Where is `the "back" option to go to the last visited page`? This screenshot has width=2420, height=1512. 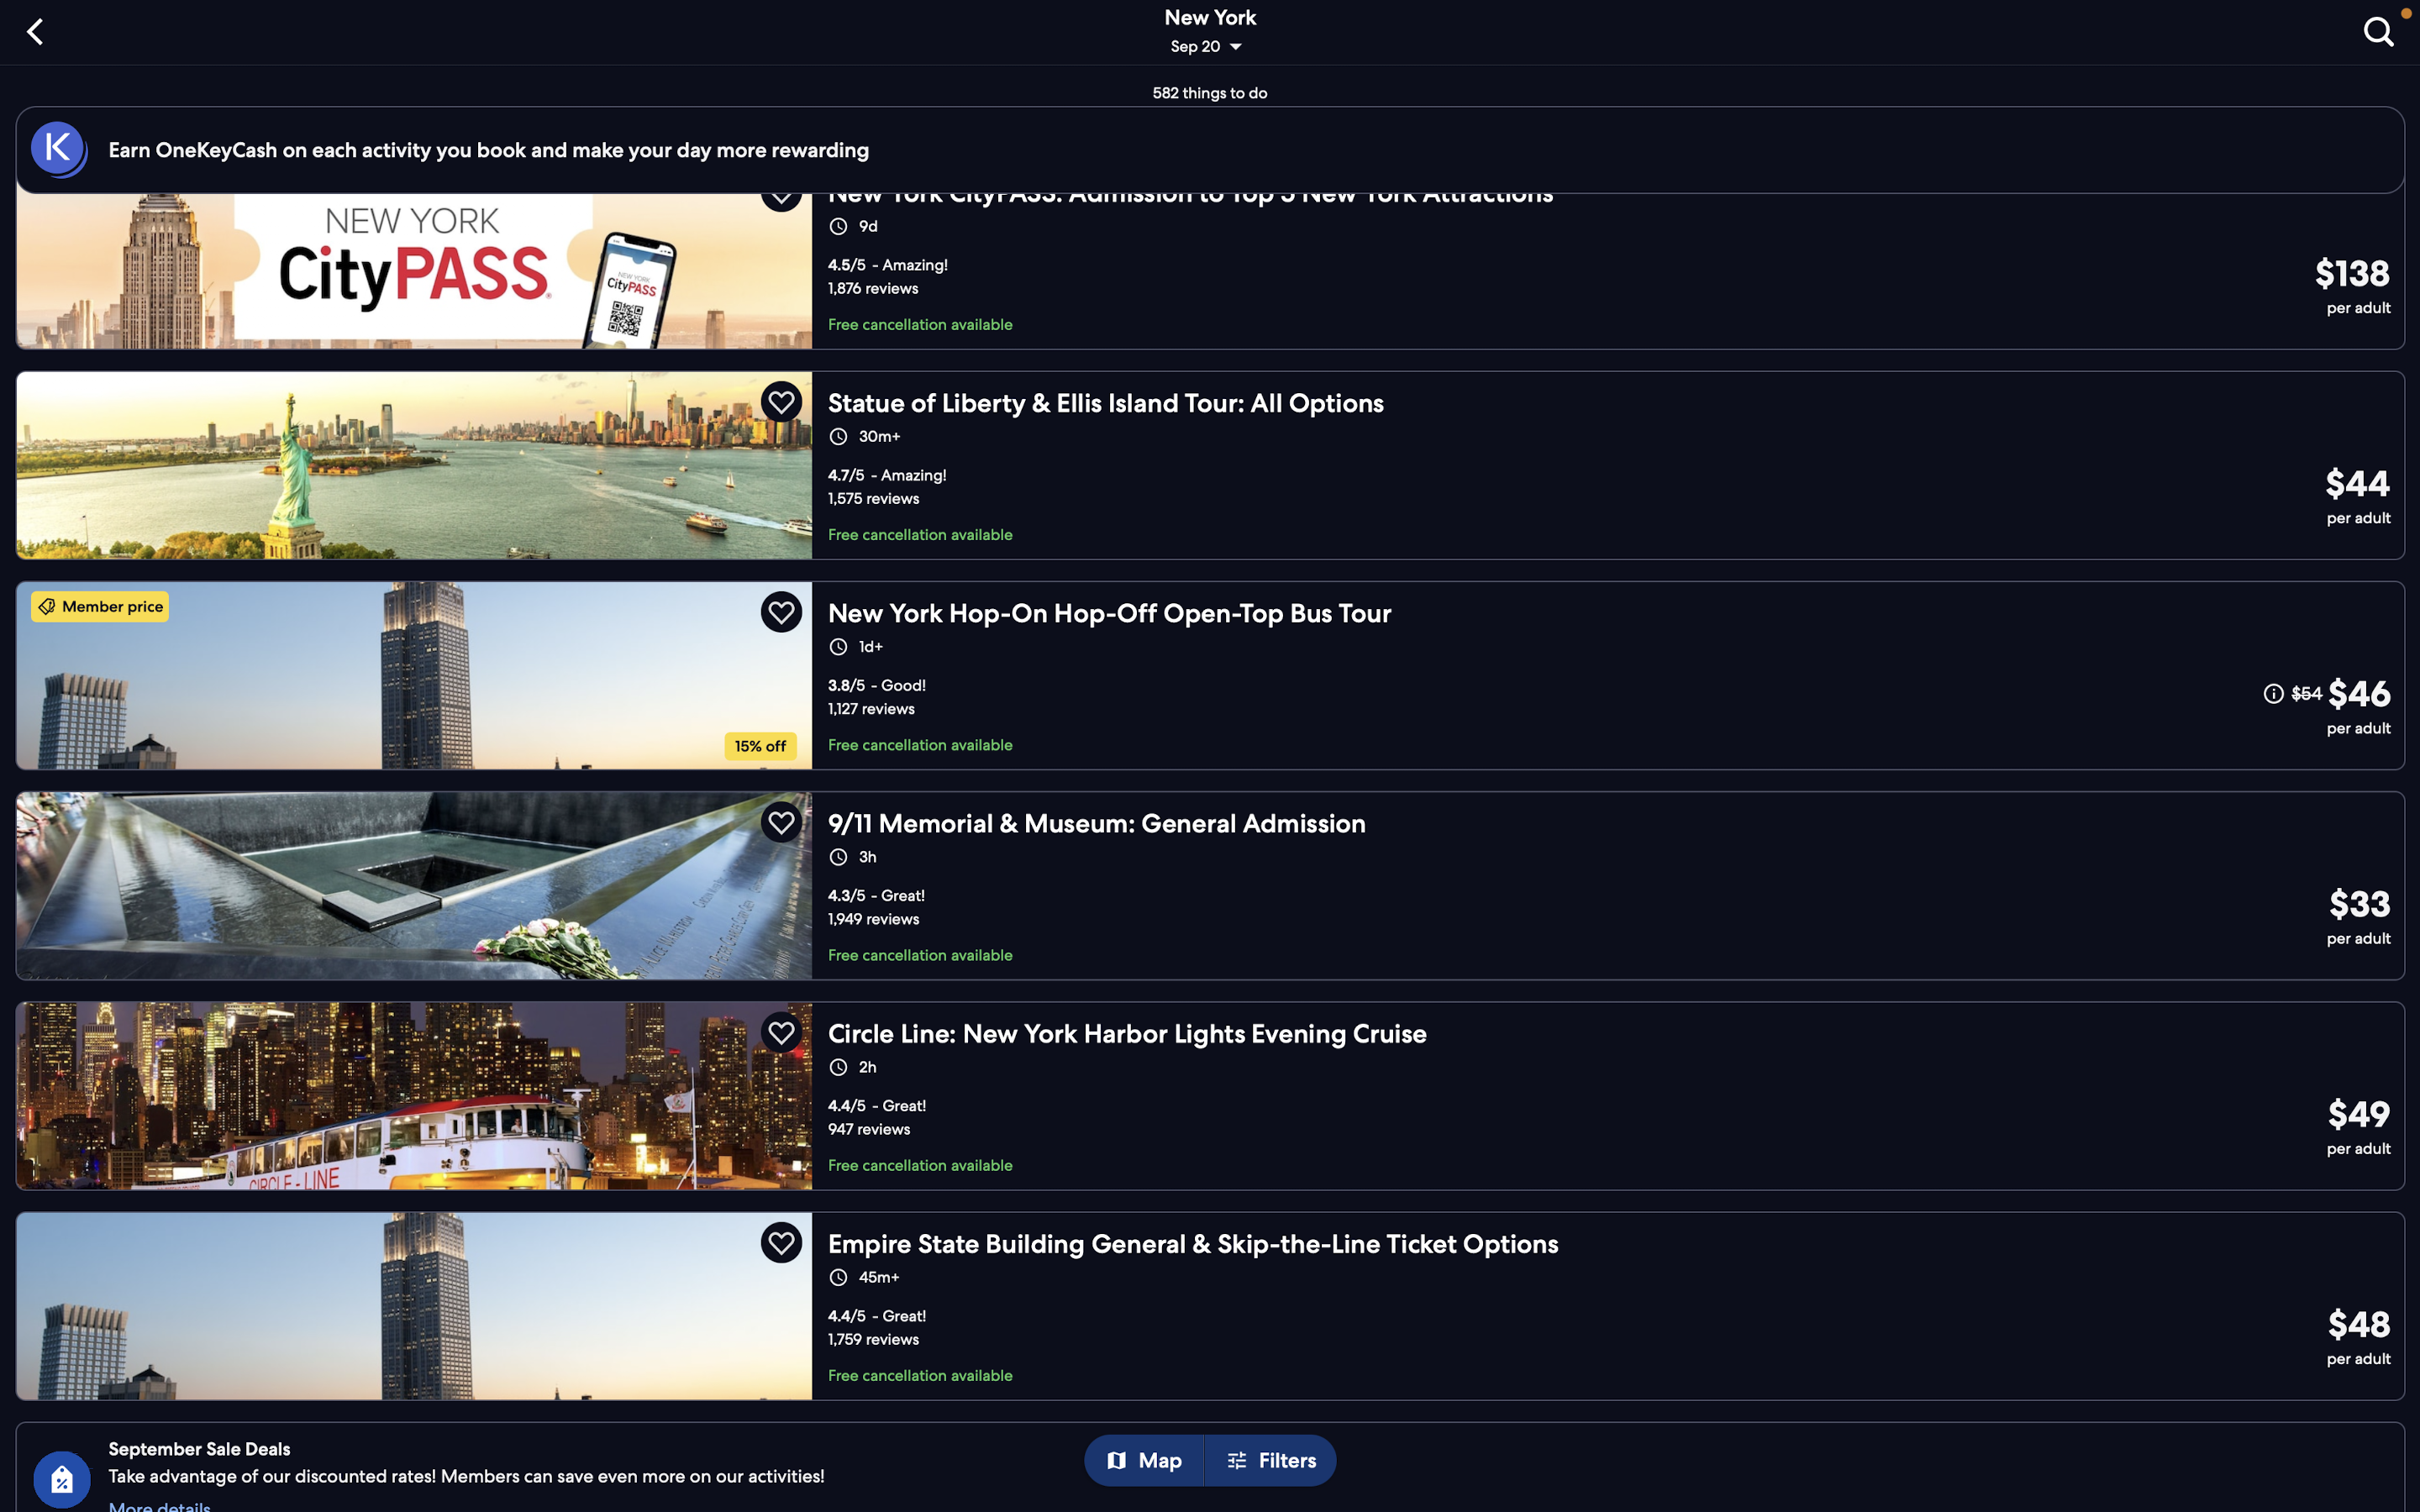
the "back" option to go to the last visited page is located at coordinates (39, 29).